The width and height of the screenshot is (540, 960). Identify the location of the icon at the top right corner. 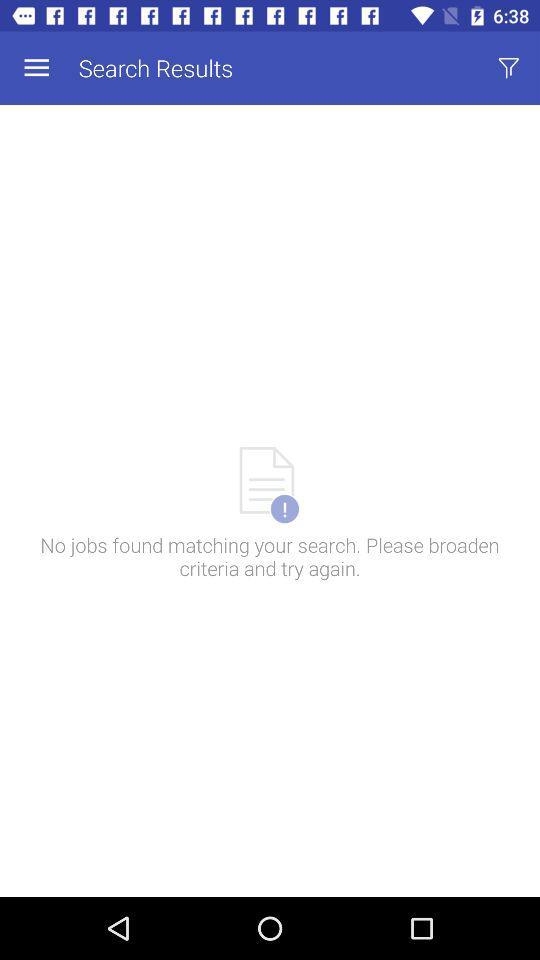
(508, 68).